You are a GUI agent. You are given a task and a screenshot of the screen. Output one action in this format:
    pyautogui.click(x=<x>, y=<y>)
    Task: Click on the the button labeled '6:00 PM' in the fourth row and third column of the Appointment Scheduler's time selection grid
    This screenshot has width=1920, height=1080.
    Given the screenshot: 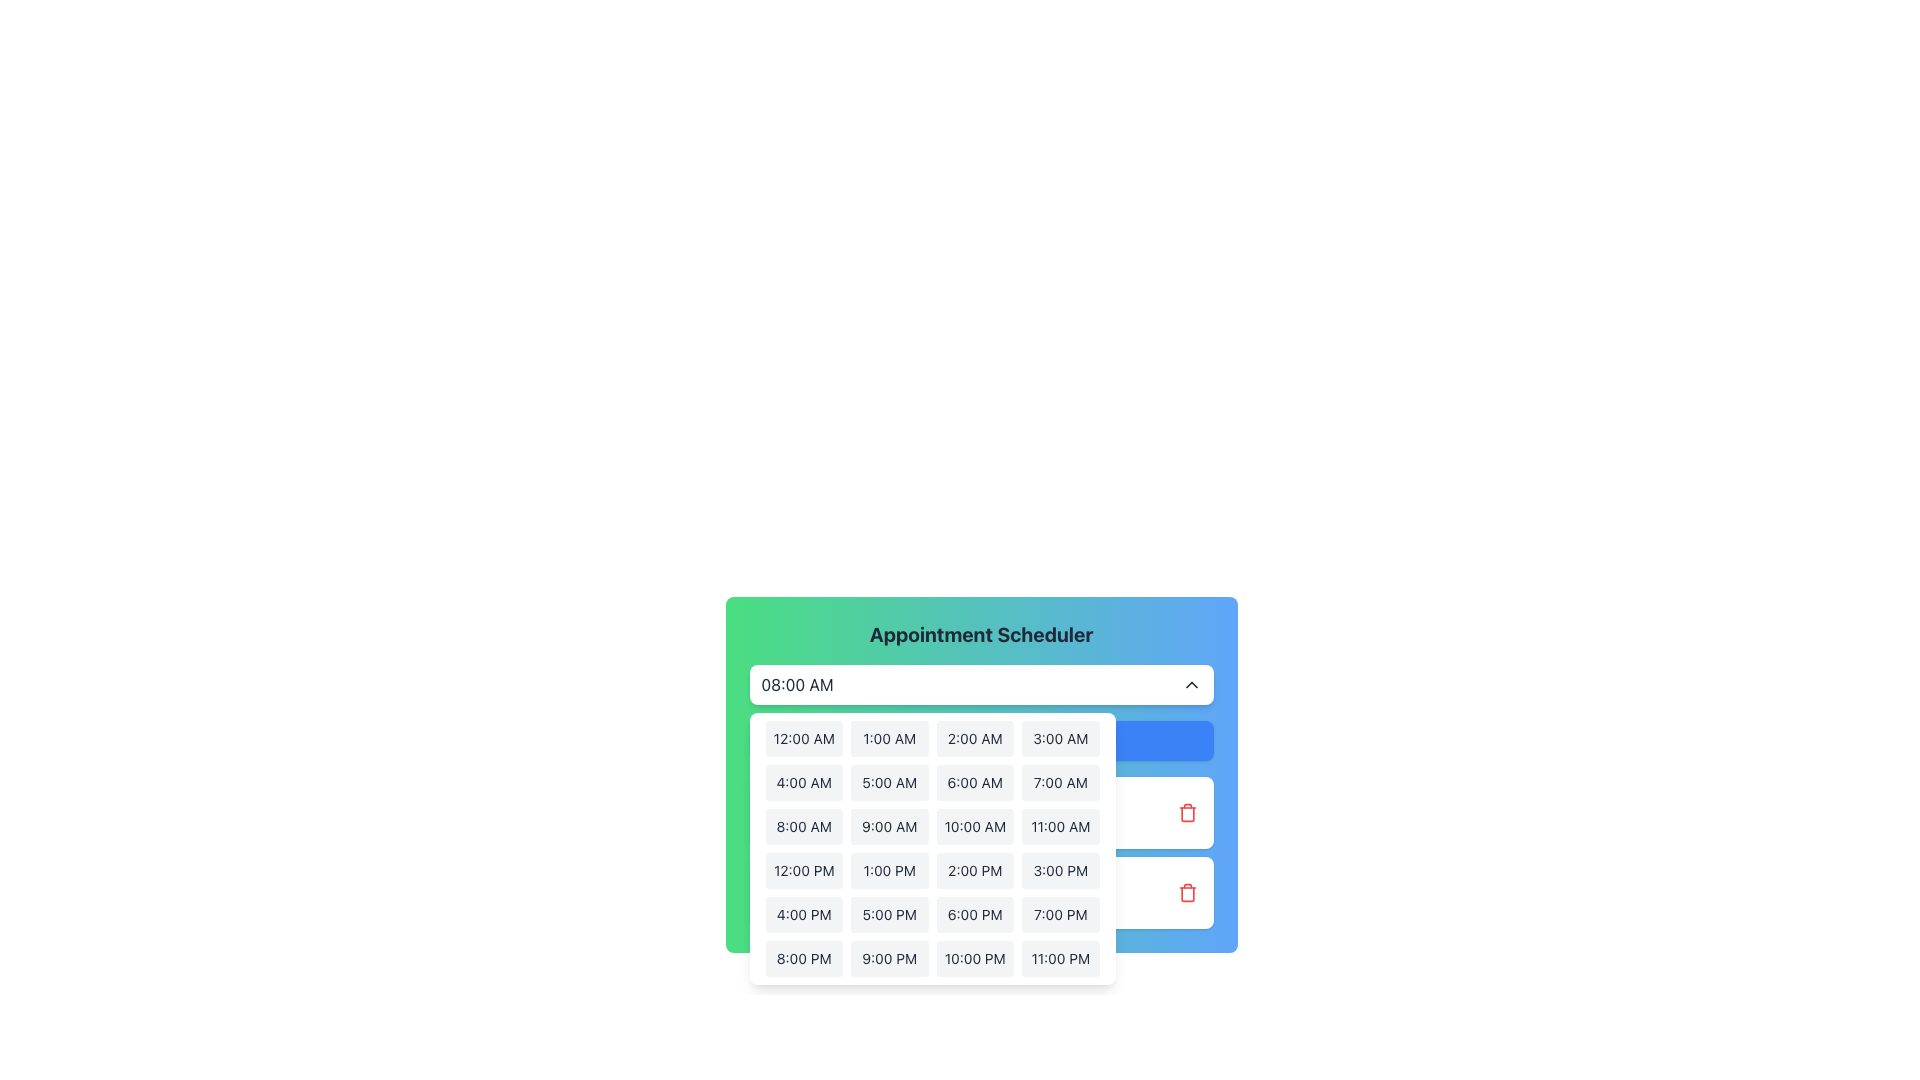 What is the action you would take?
    pyautogui.click(x=975, y=914)
    